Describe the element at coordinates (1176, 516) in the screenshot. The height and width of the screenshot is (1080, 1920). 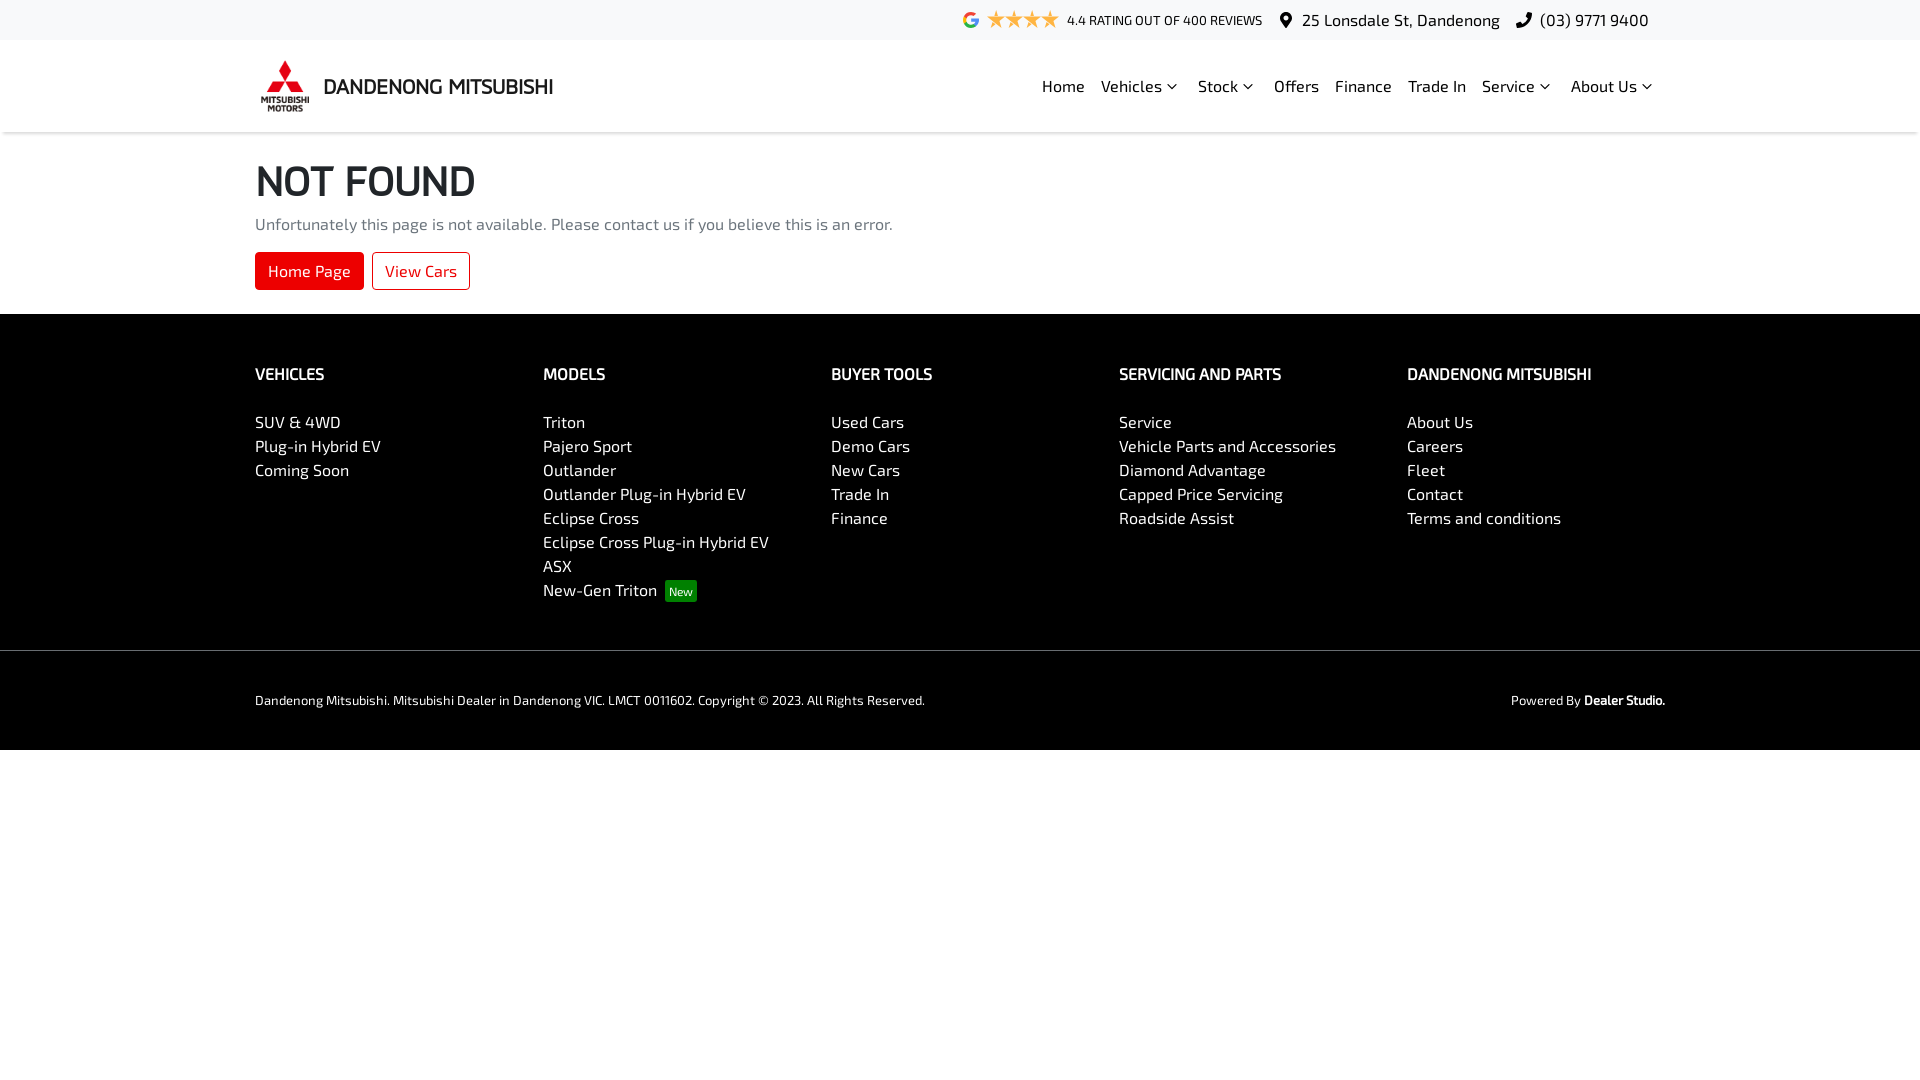
I see `'Roadside Assist'` at that location.